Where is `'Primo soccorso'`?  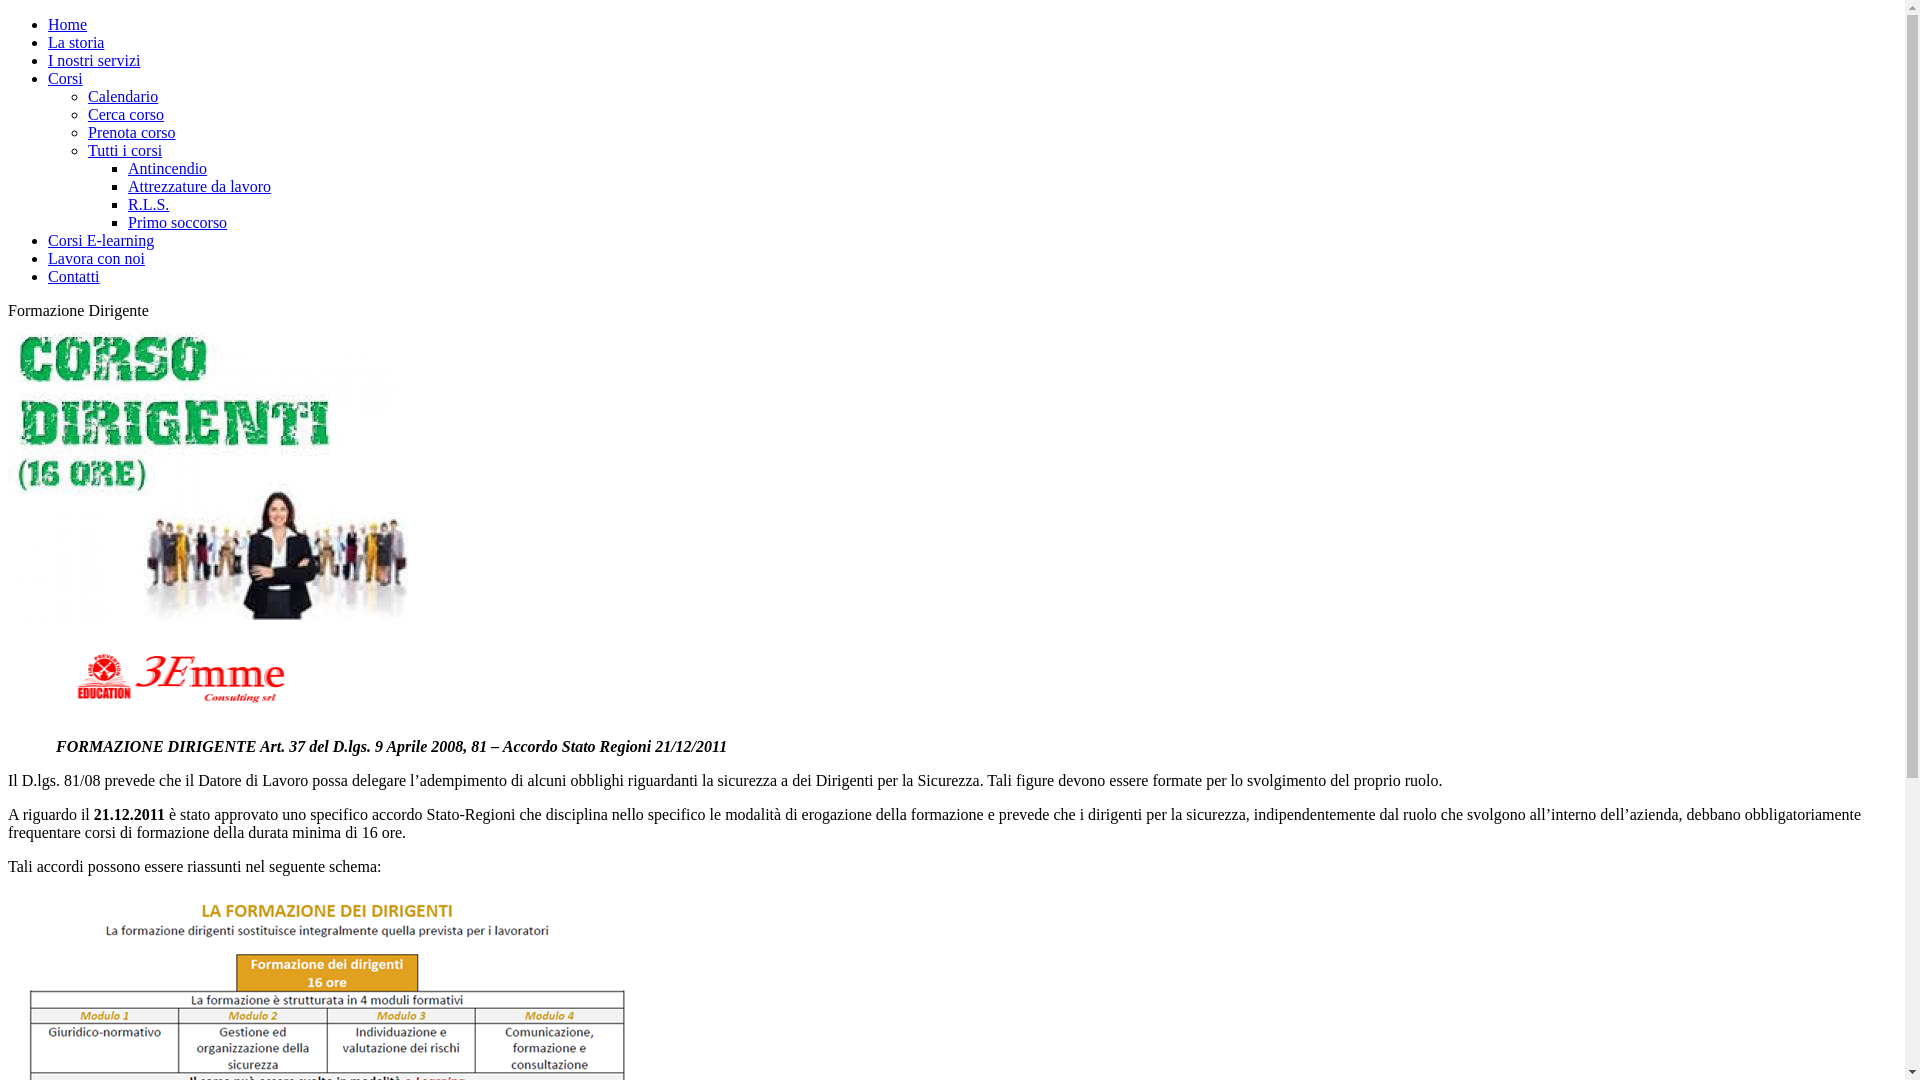 'Primo soccorso' is located at coordinates (127, 222).